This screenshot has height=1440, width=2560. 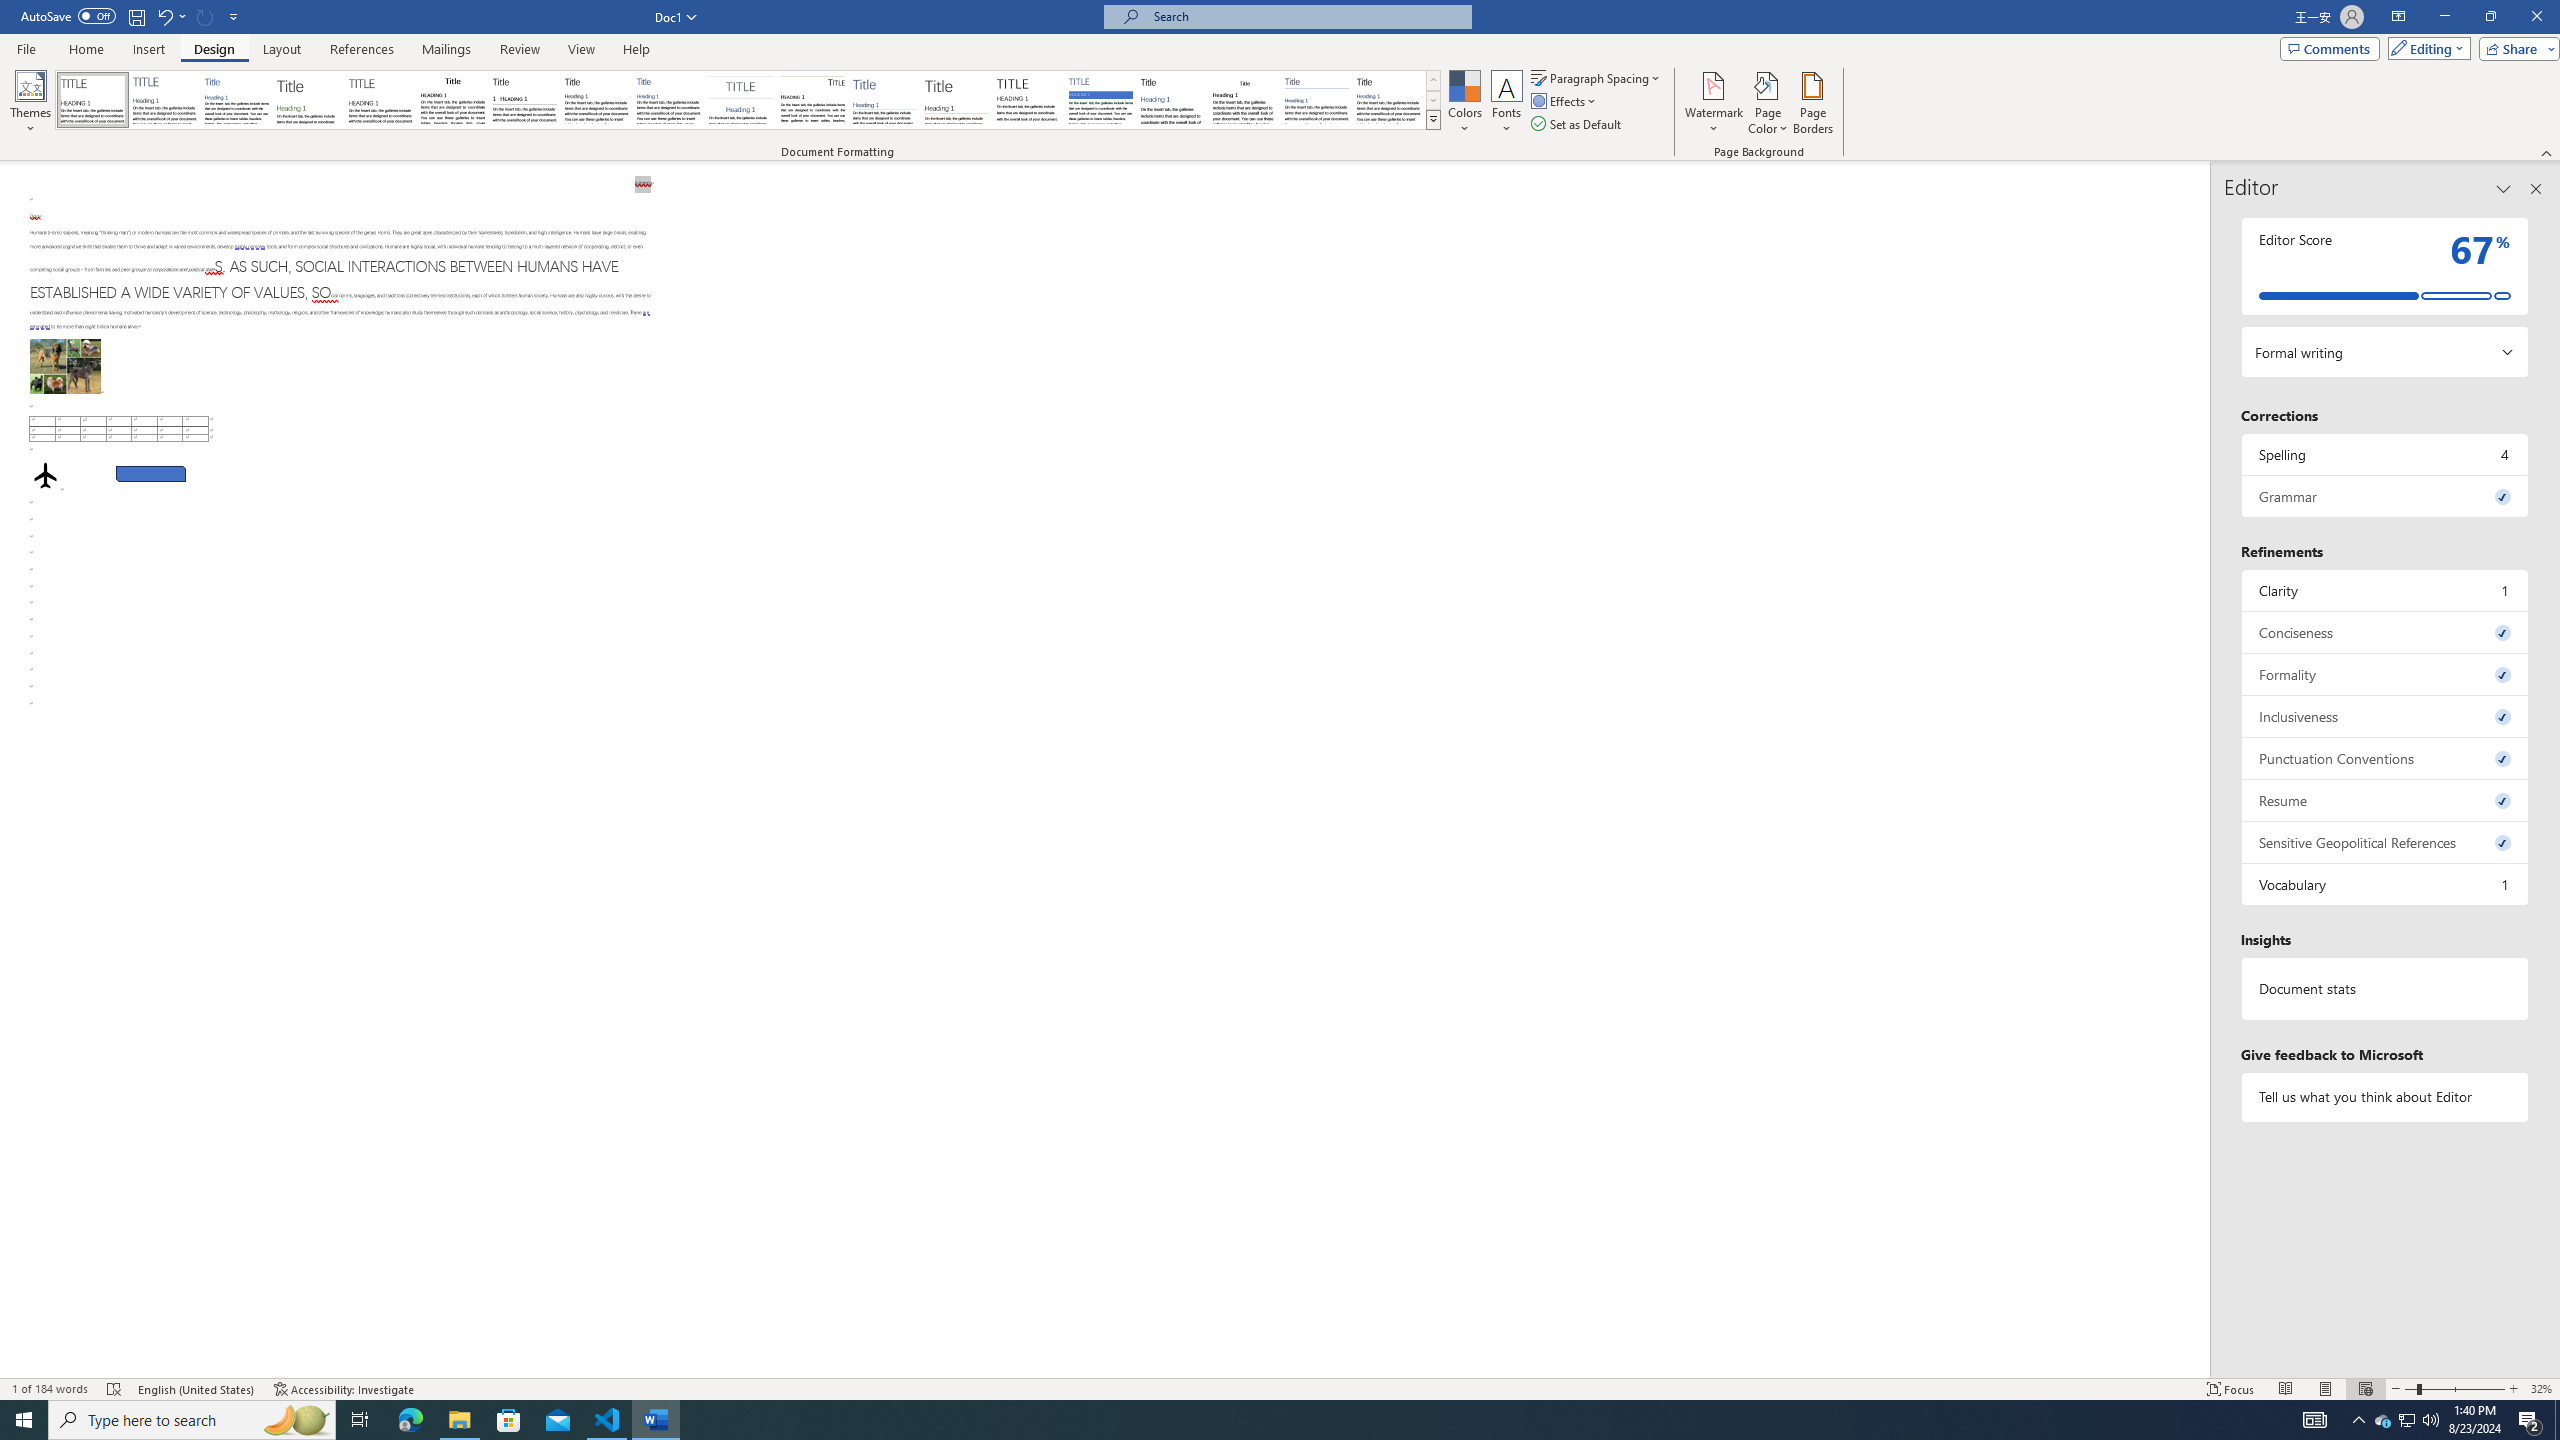 I want to click on 'AutomationID: QuickStylesSets', so click(x=747, y=99).